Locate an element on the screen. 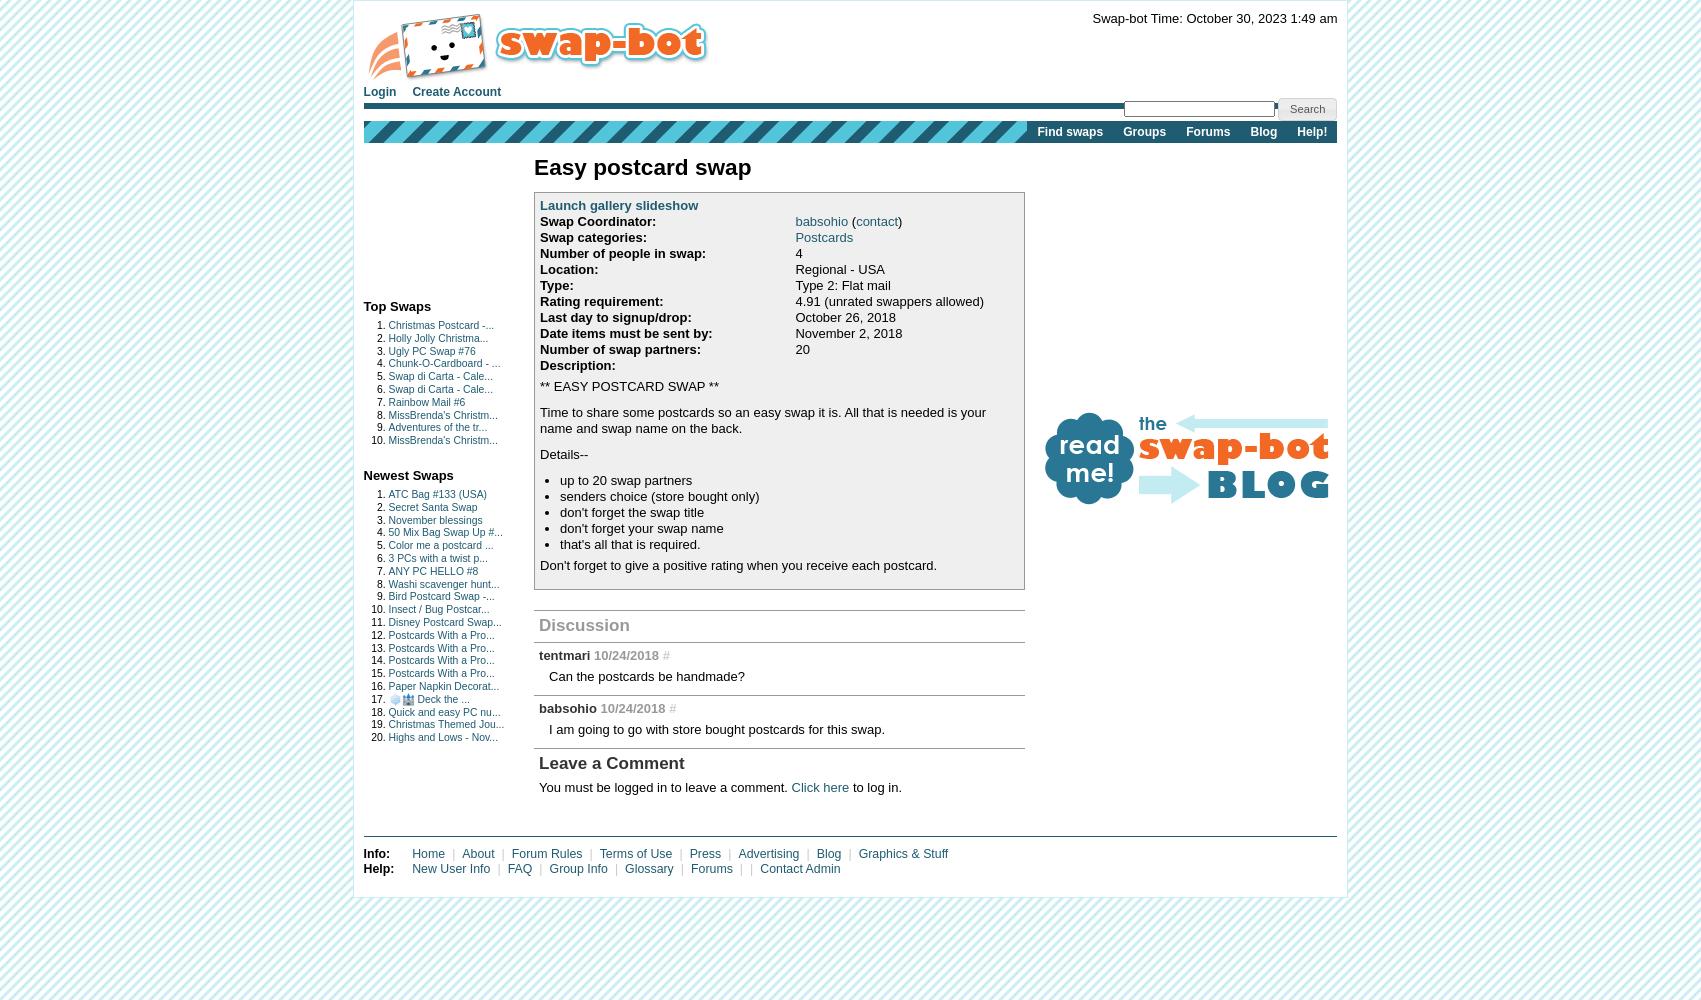 The width and height of the screenshot is (1701, 1000). 'Time to share some postcards so an easy swap it is.
All that is needed is your name and swap name on the back.' is located at coordinates (763, 419).